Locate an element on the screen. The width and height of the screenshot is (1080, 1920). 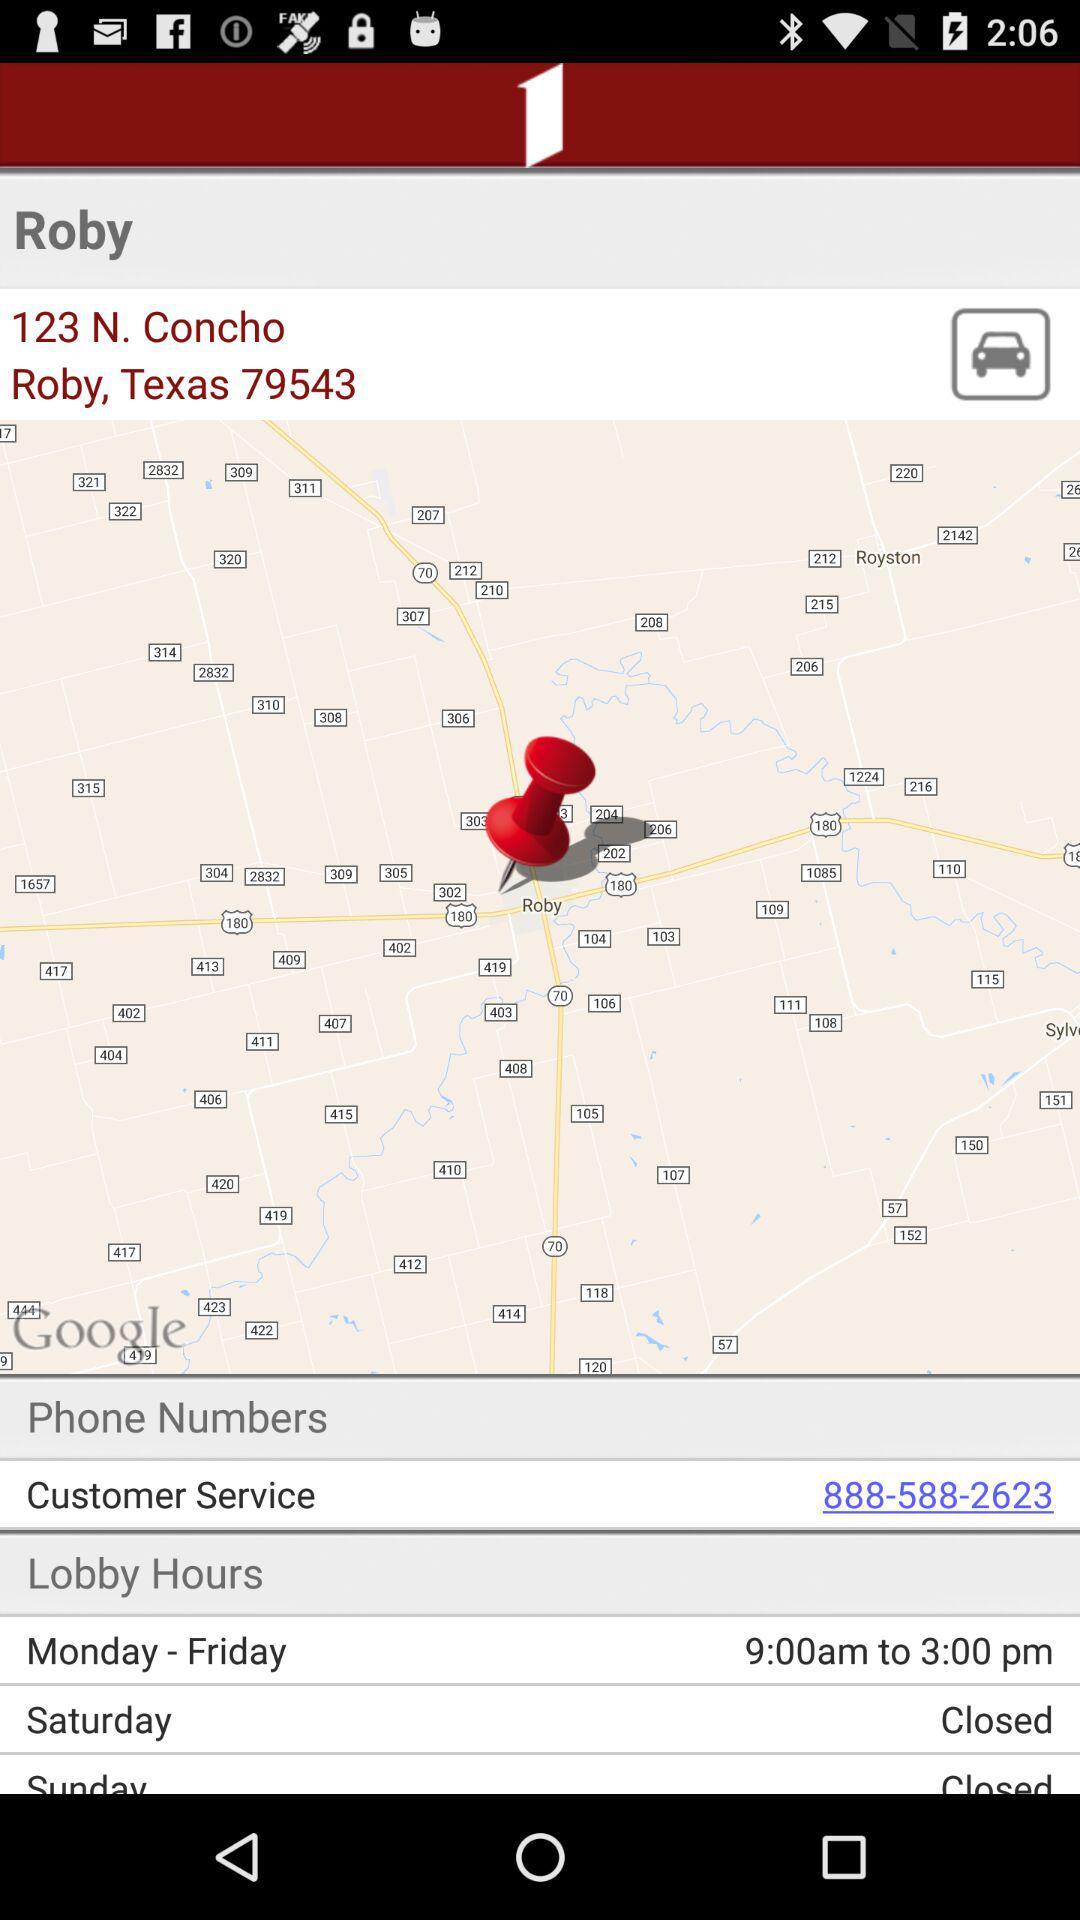
get driving directions is located at coordinates (999, 354).